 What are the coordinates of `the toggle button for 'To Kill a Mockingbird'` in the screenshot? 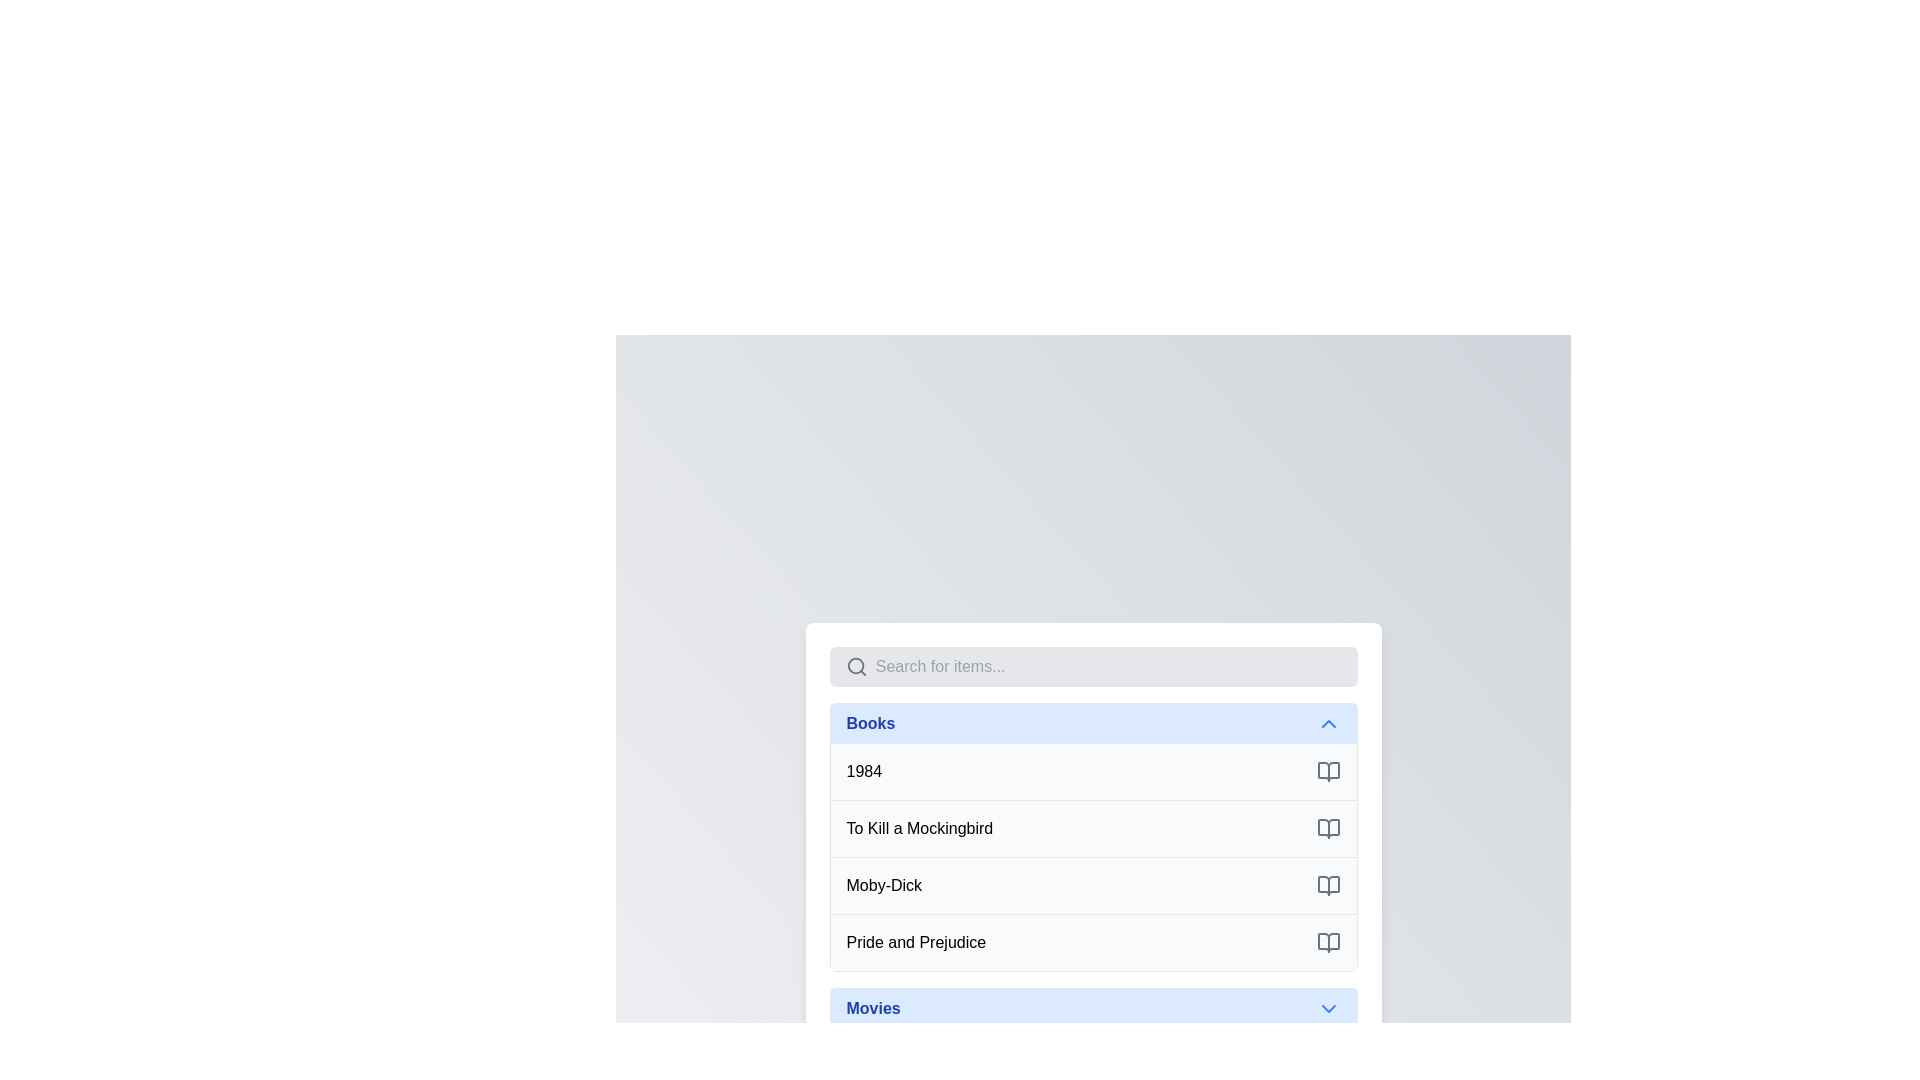 It's located at (1328, 828).